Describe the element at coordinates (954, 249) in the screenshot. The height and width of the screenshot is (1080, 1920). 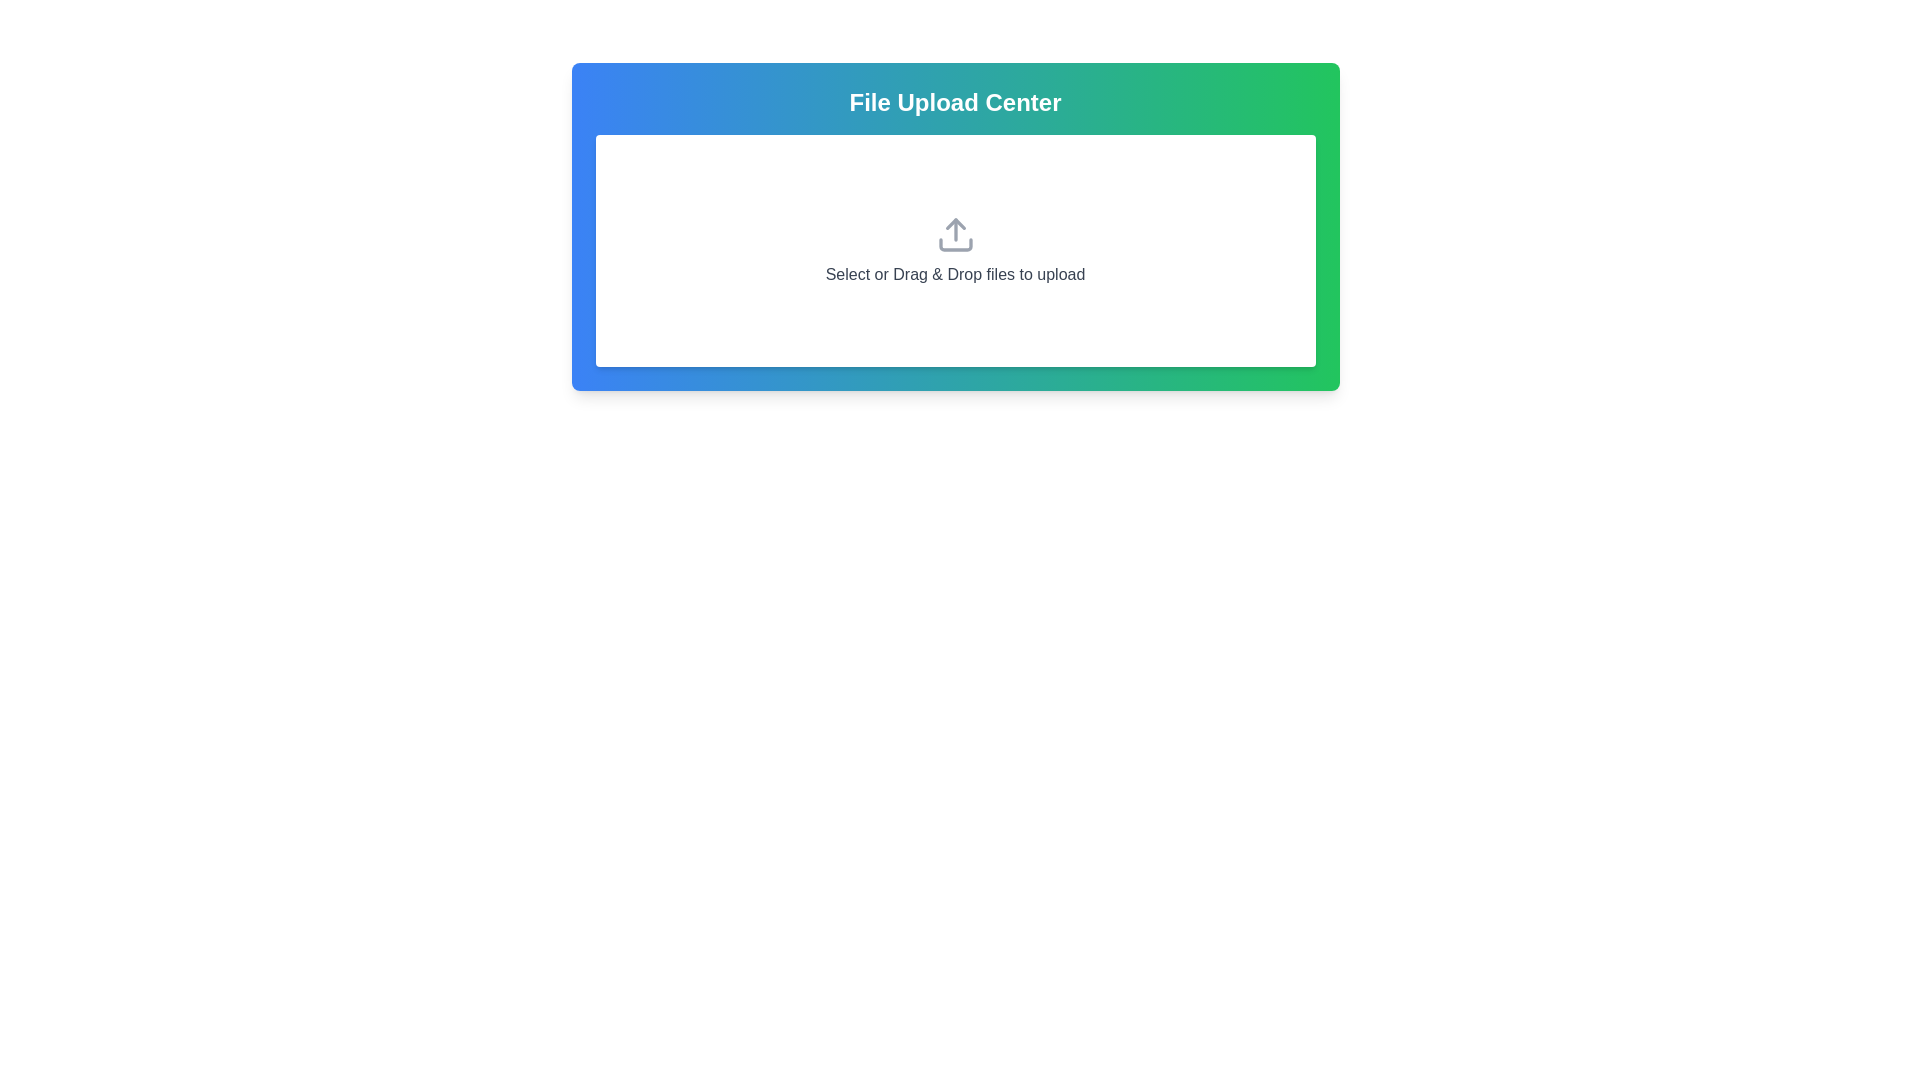
I see `the Interactive file upload area, which is a white rectangular box with an upward arrow icon and the text 'Select or Drag & Drop files to upload'` at that location.